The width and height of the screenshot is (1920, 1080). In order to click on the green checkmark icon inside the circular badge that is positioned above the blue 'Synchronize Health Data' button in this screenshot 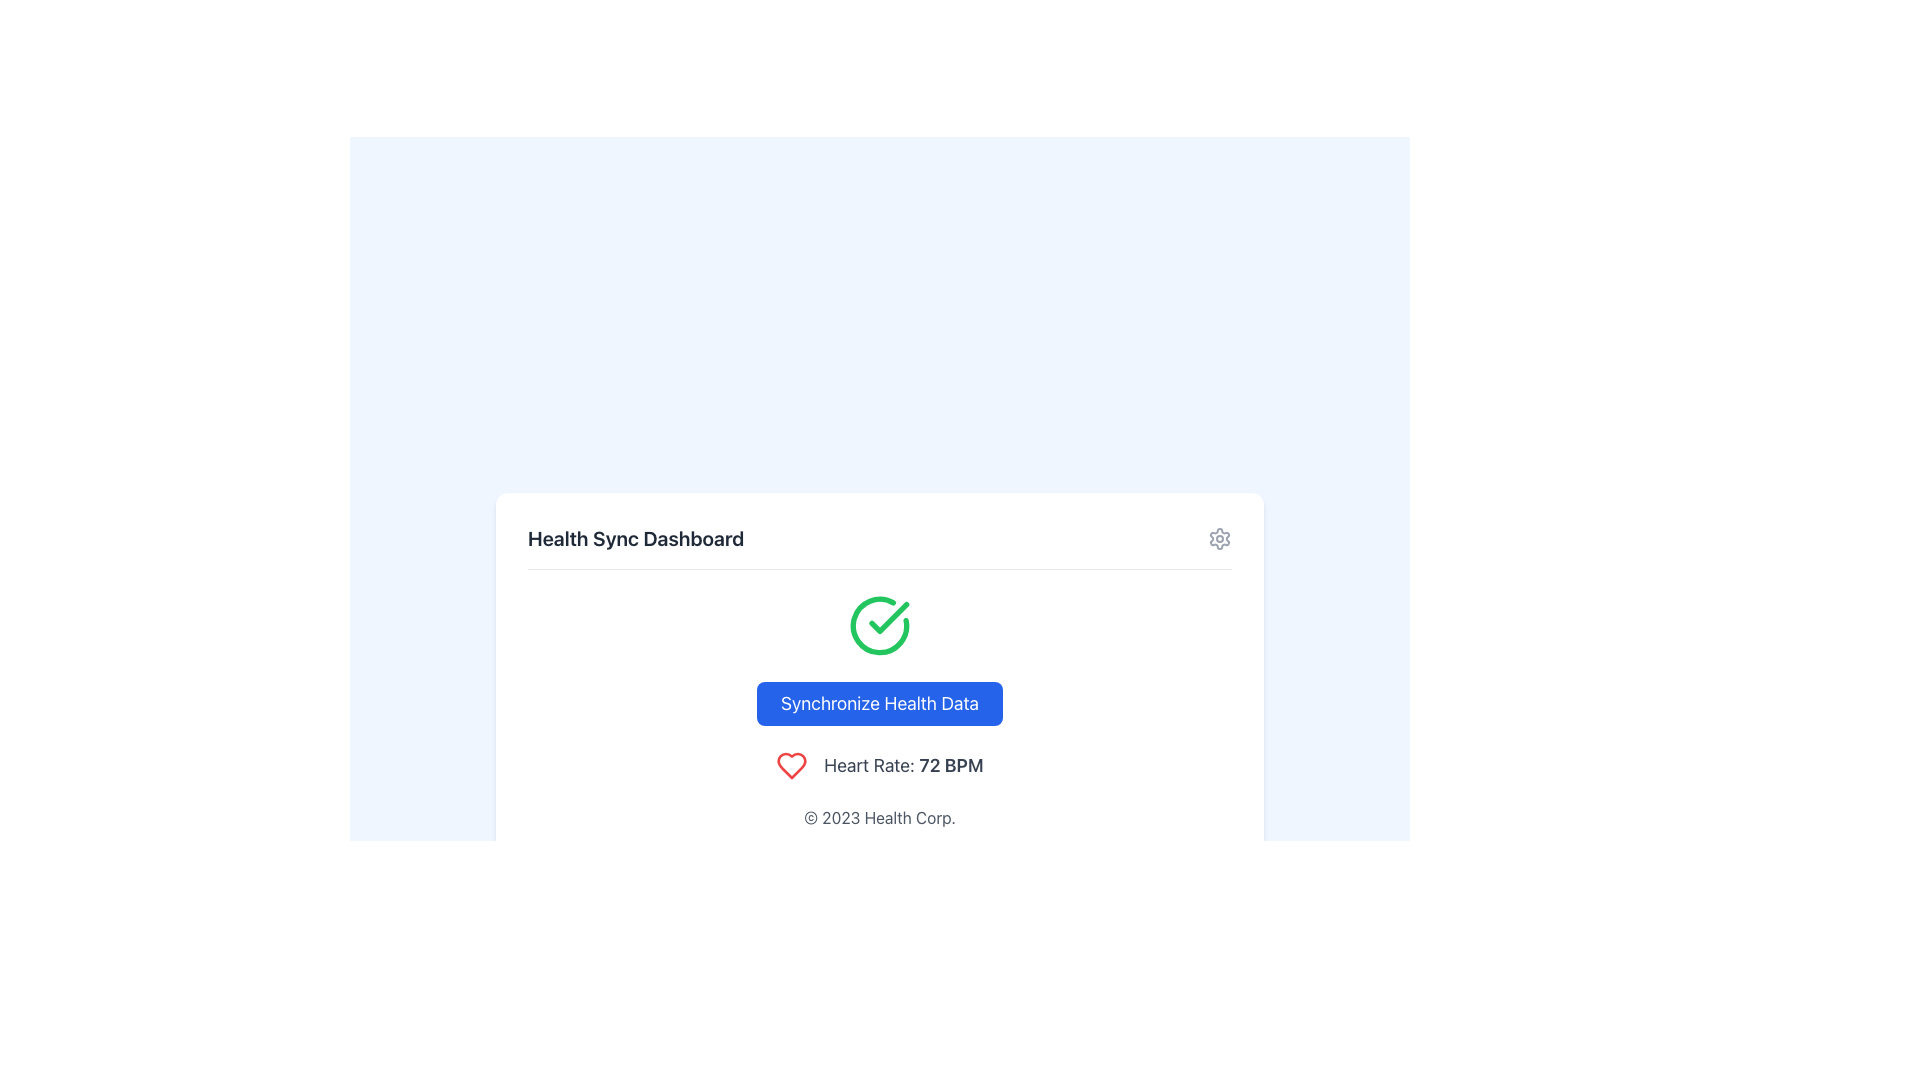, I will do `click(888, 616)`.